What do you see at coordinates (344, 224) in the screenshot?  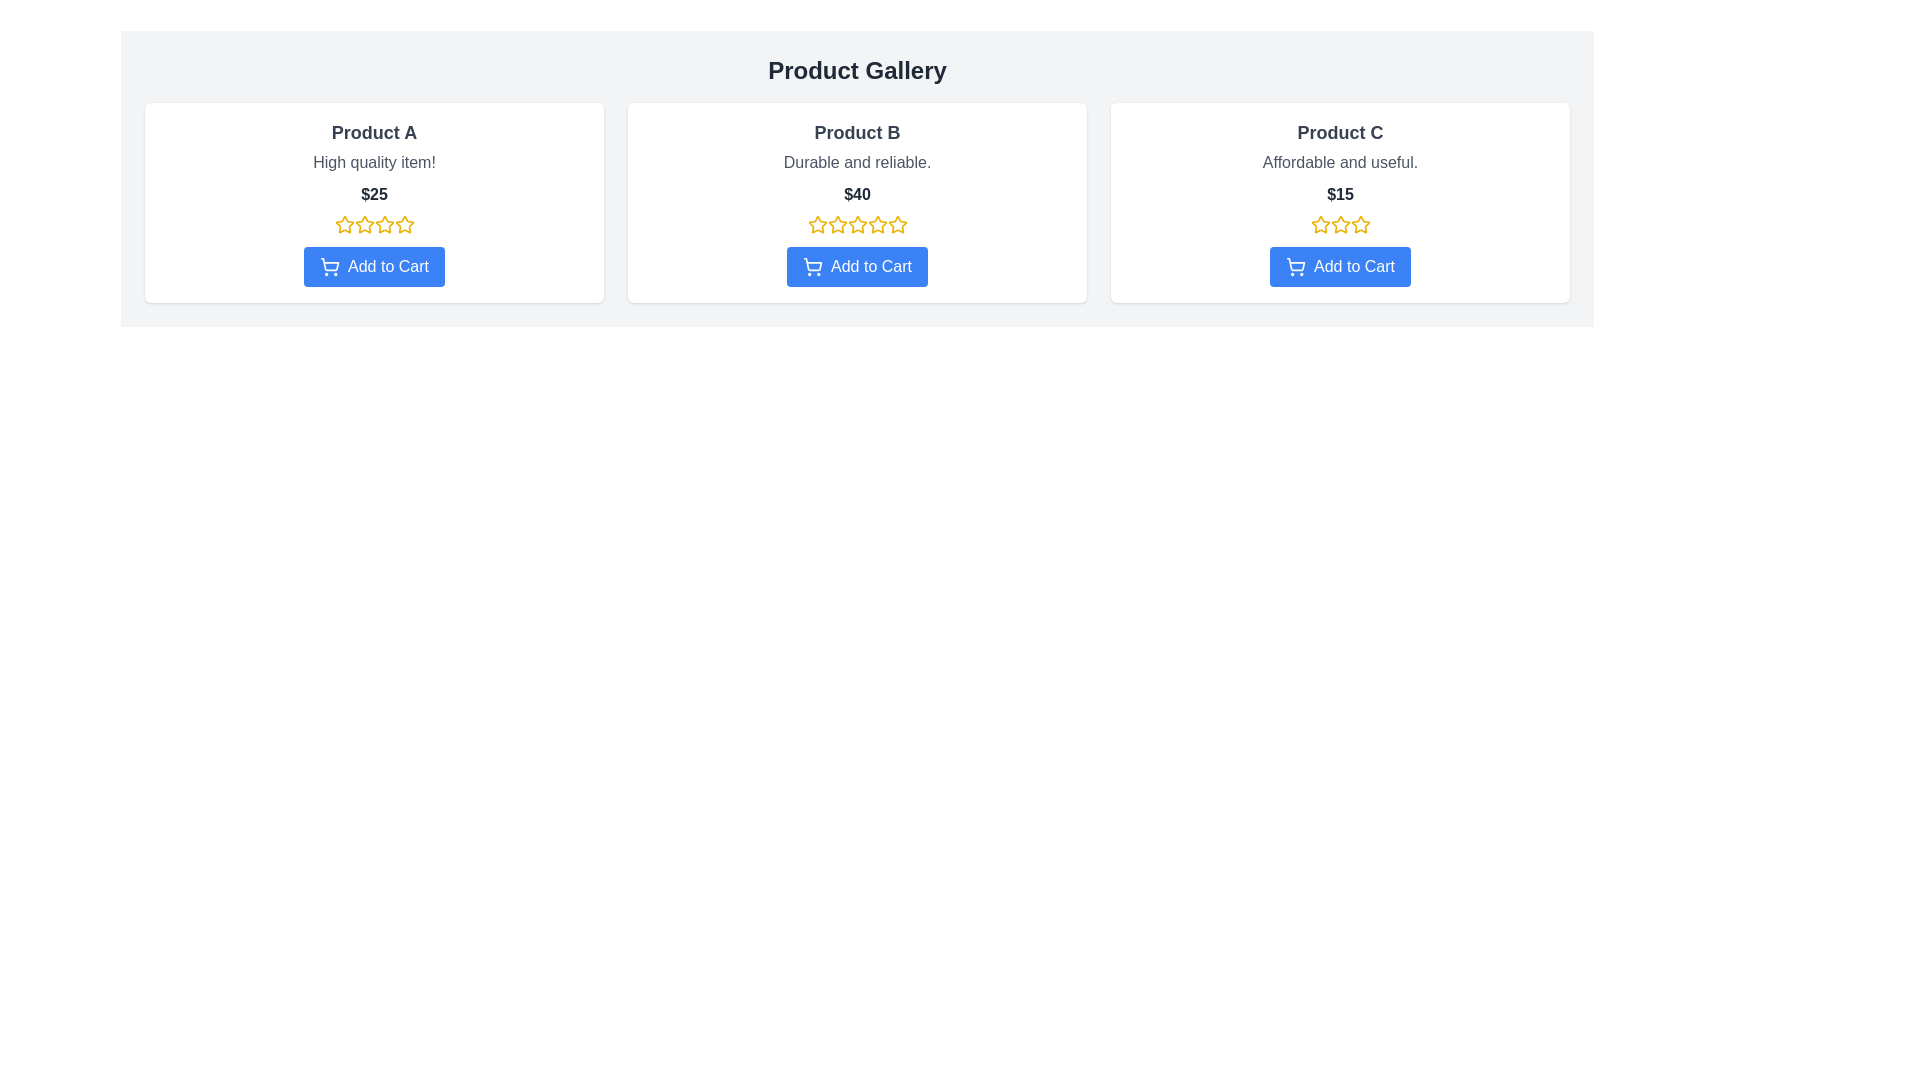 I see `the first yellow star icon in the interactive star rating system for 'Product A'` at bounding box center [344, 224].